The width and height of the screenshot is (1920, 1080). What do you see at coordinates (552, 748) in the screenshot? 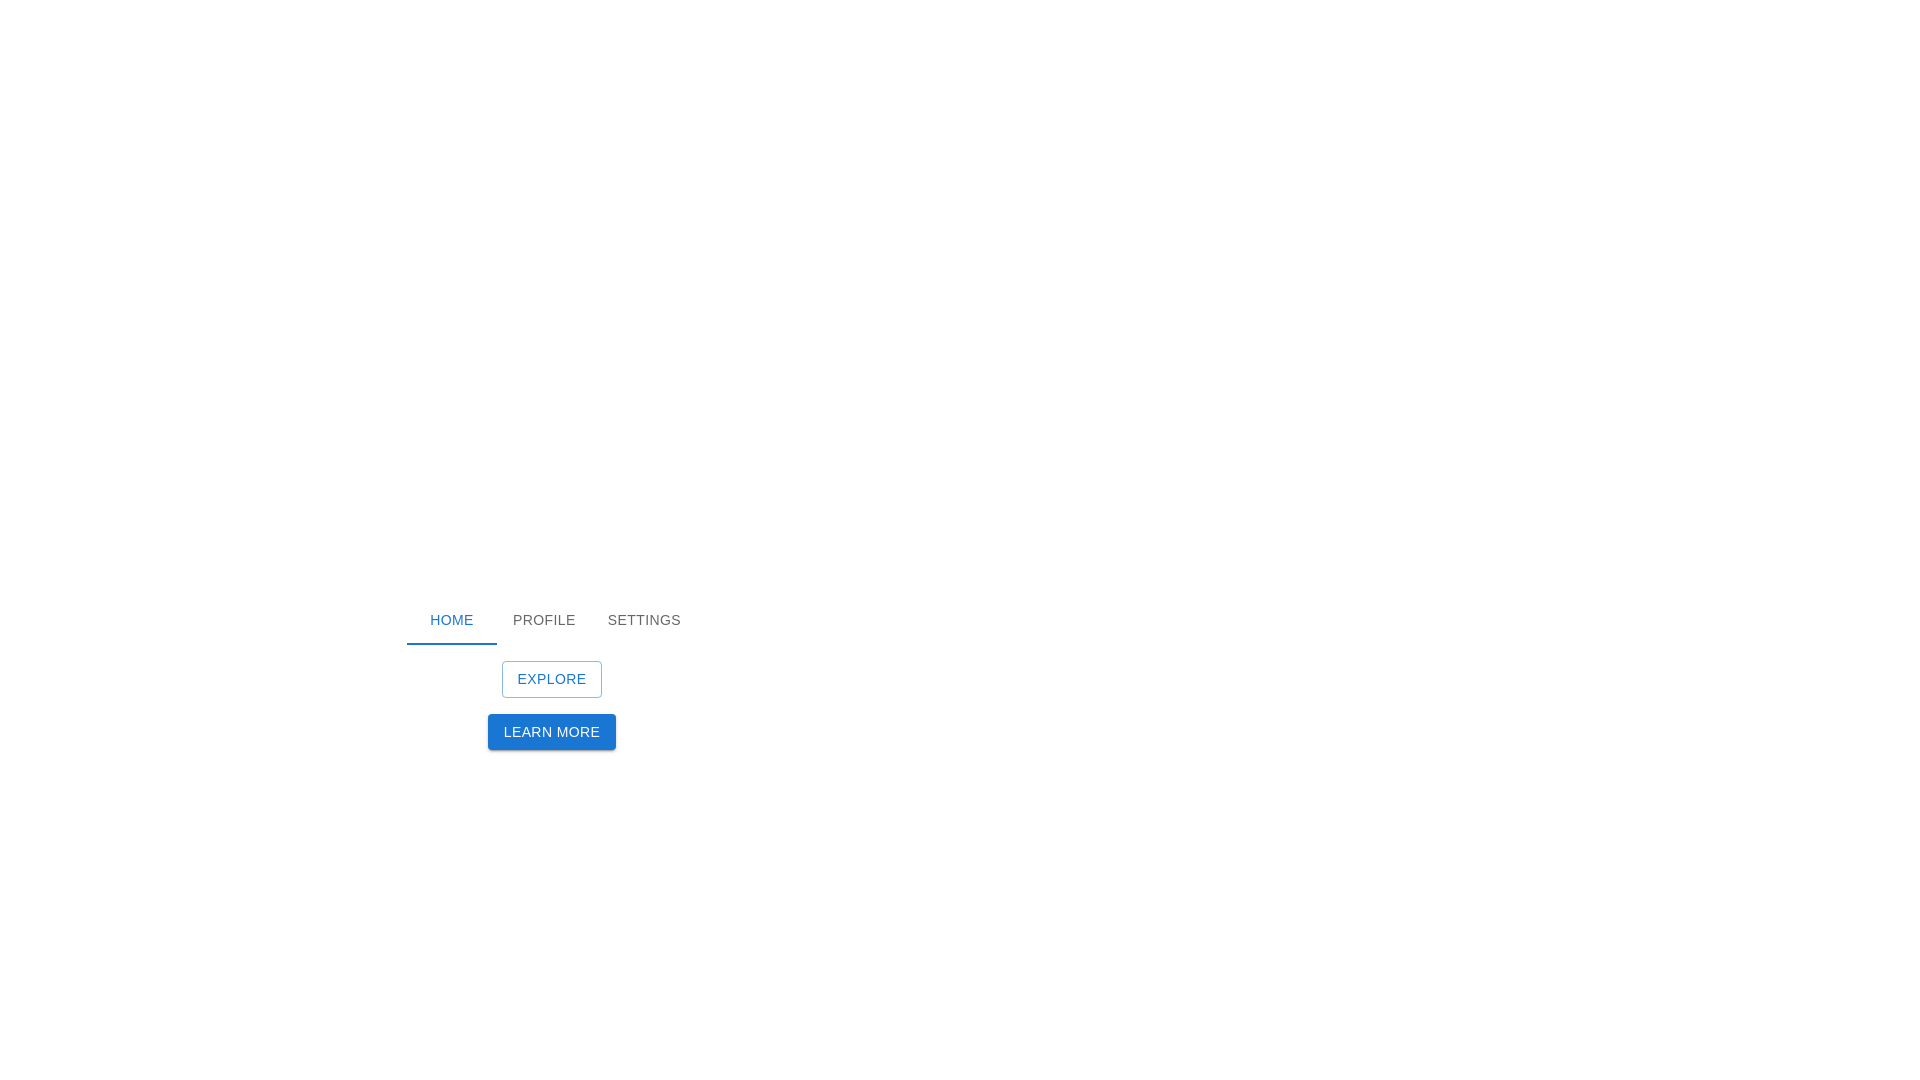
I see `the blue button labeled 'LEARN MORE' for keyboard navigation by moving the cursor to its center point` at bounding box center [552, 748].